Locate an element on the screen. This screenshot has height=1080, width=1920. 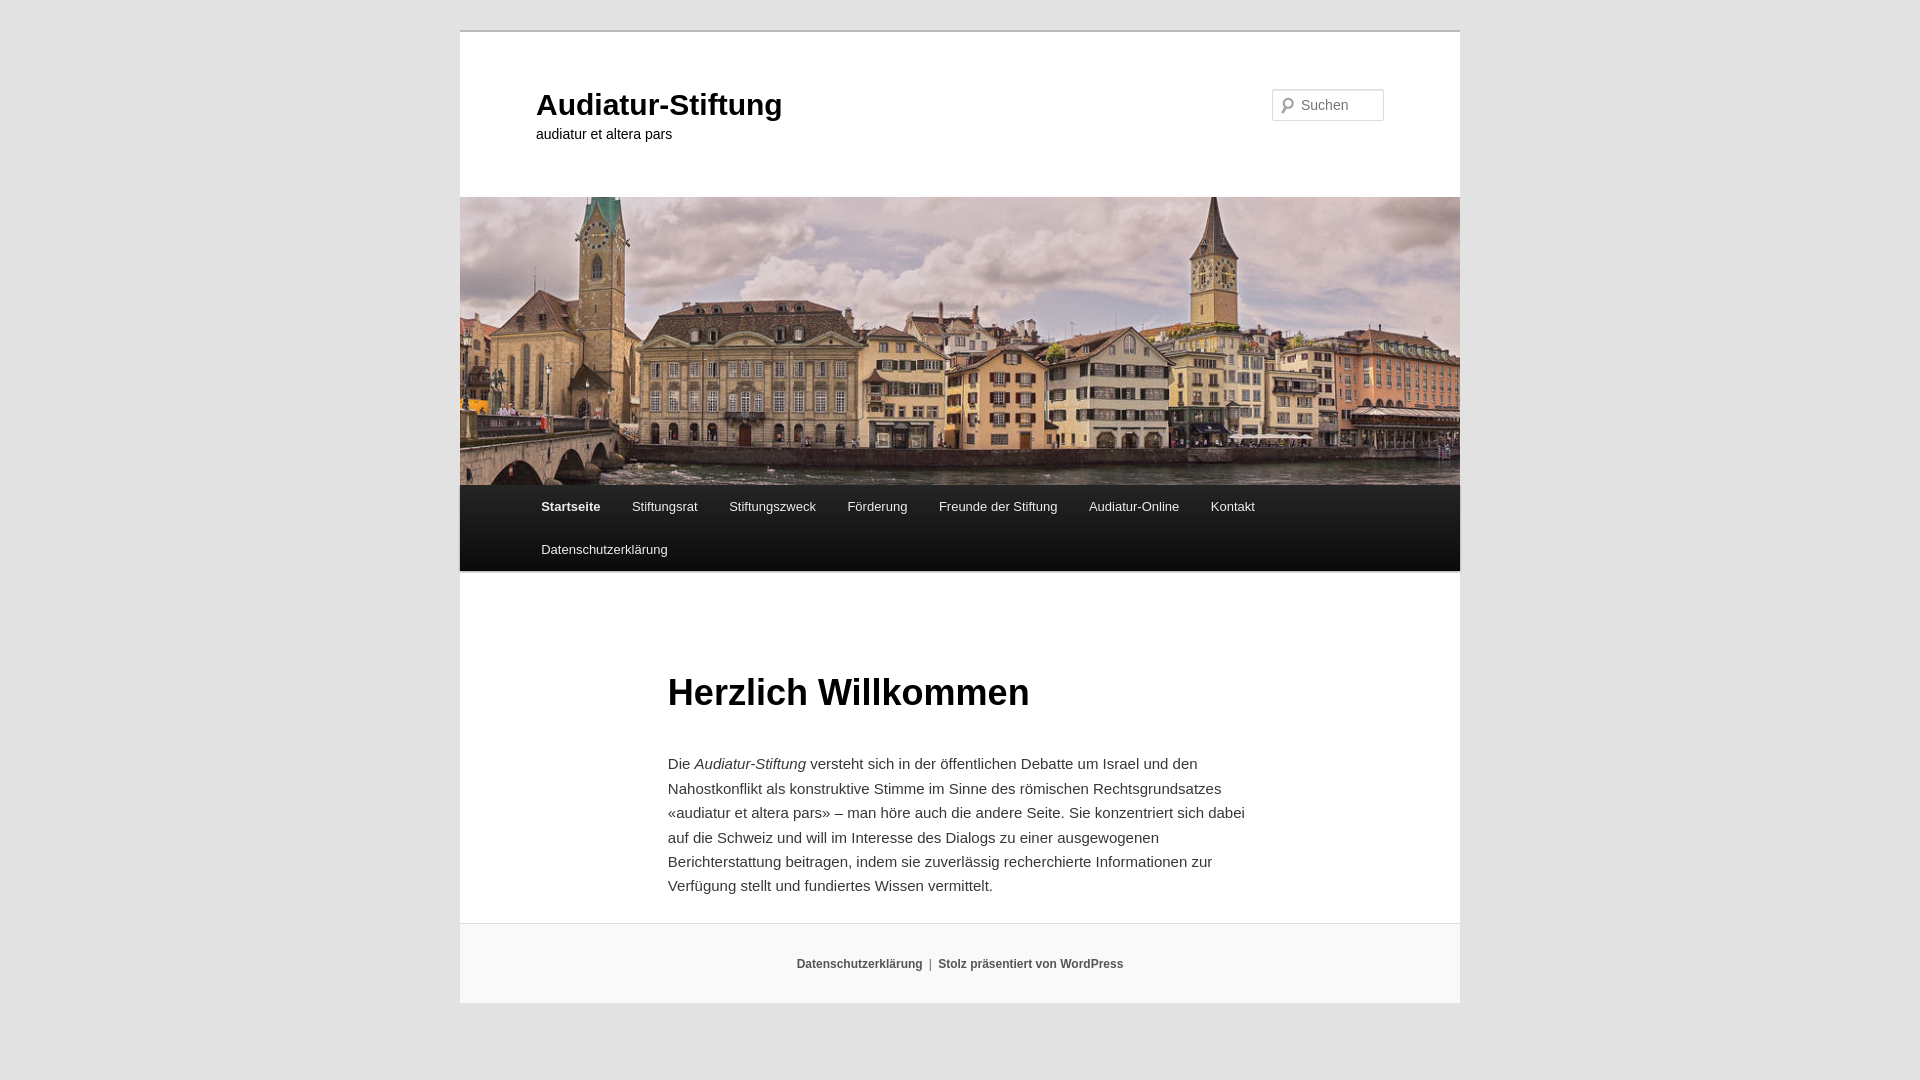
'Stiftungsrat' is located at coordinates (664, 505).